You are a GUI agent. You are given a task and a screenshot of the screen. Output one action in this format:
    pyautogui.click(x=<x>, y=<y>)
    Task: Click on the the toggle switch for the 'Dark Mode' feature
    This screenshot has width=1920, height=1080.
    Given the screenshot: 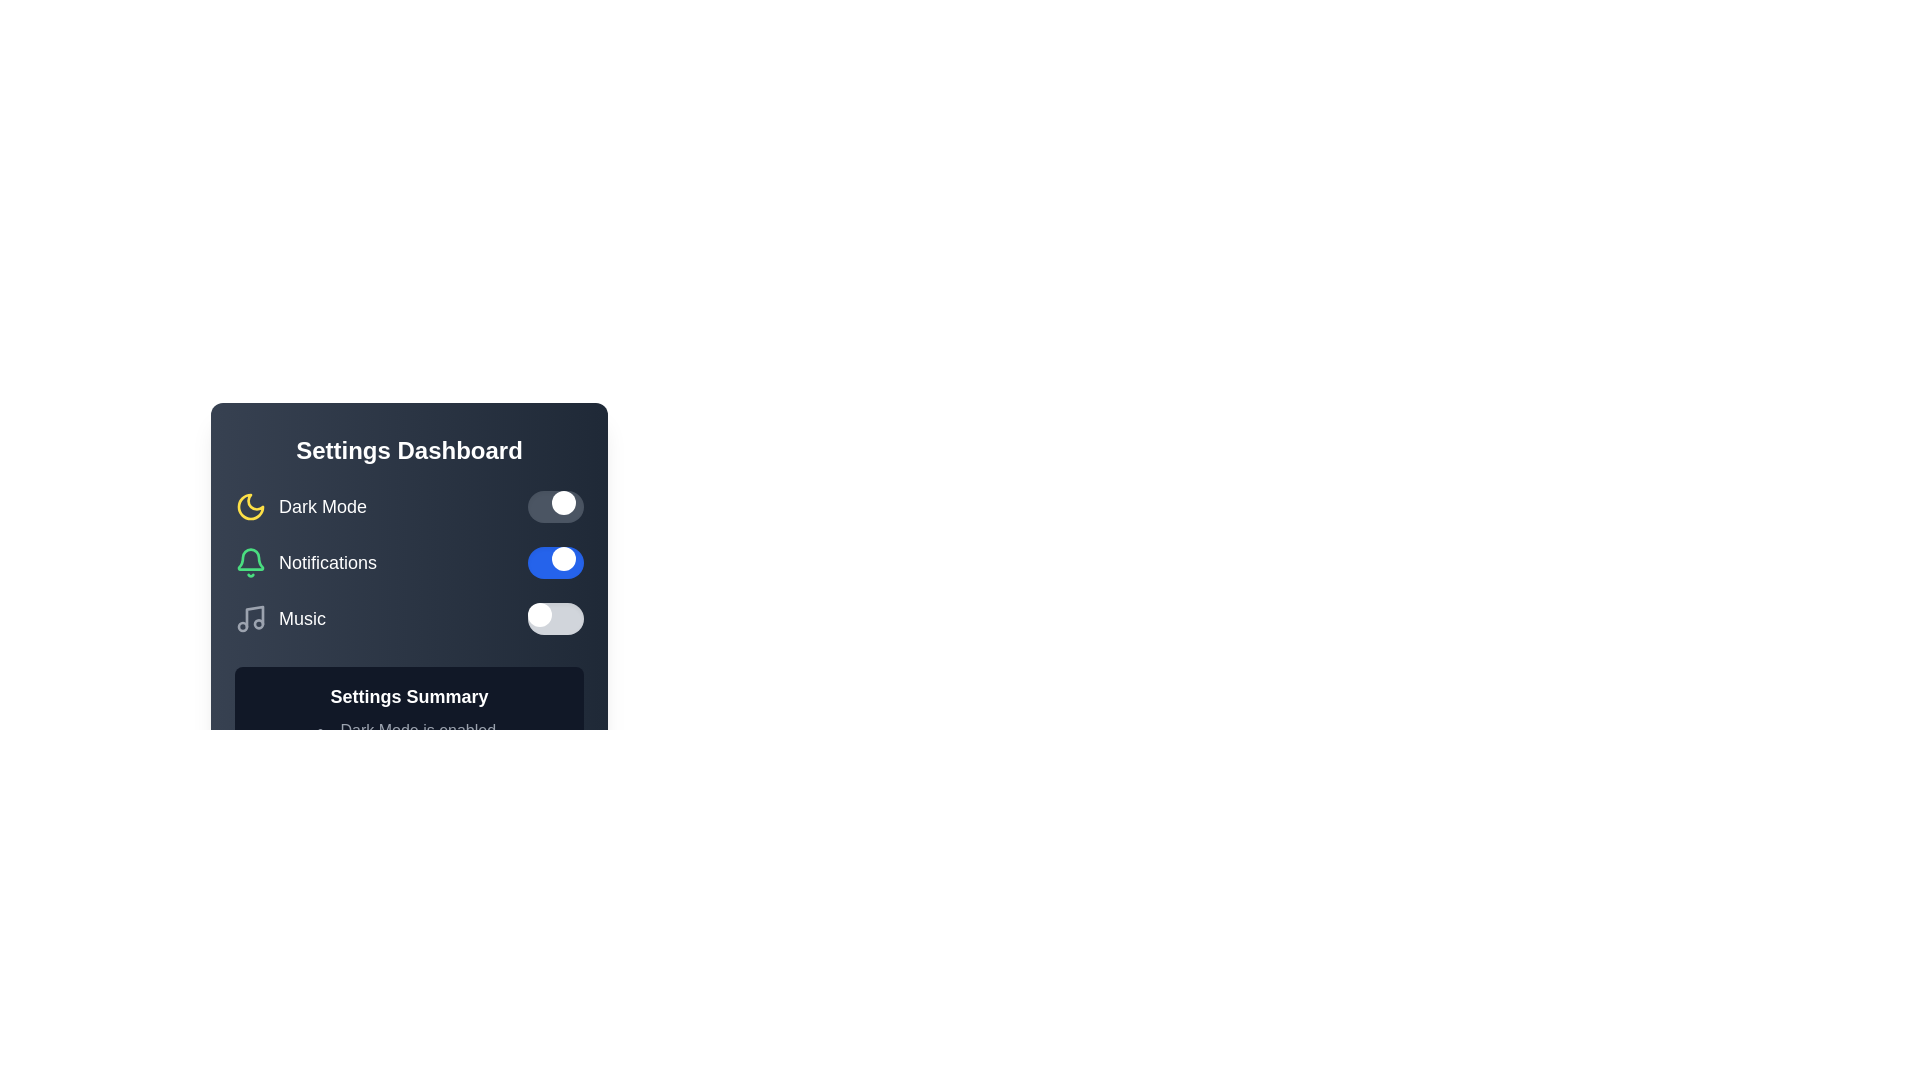 What is the action you would take?
    pyautogui.click(x=556, y=505)
    